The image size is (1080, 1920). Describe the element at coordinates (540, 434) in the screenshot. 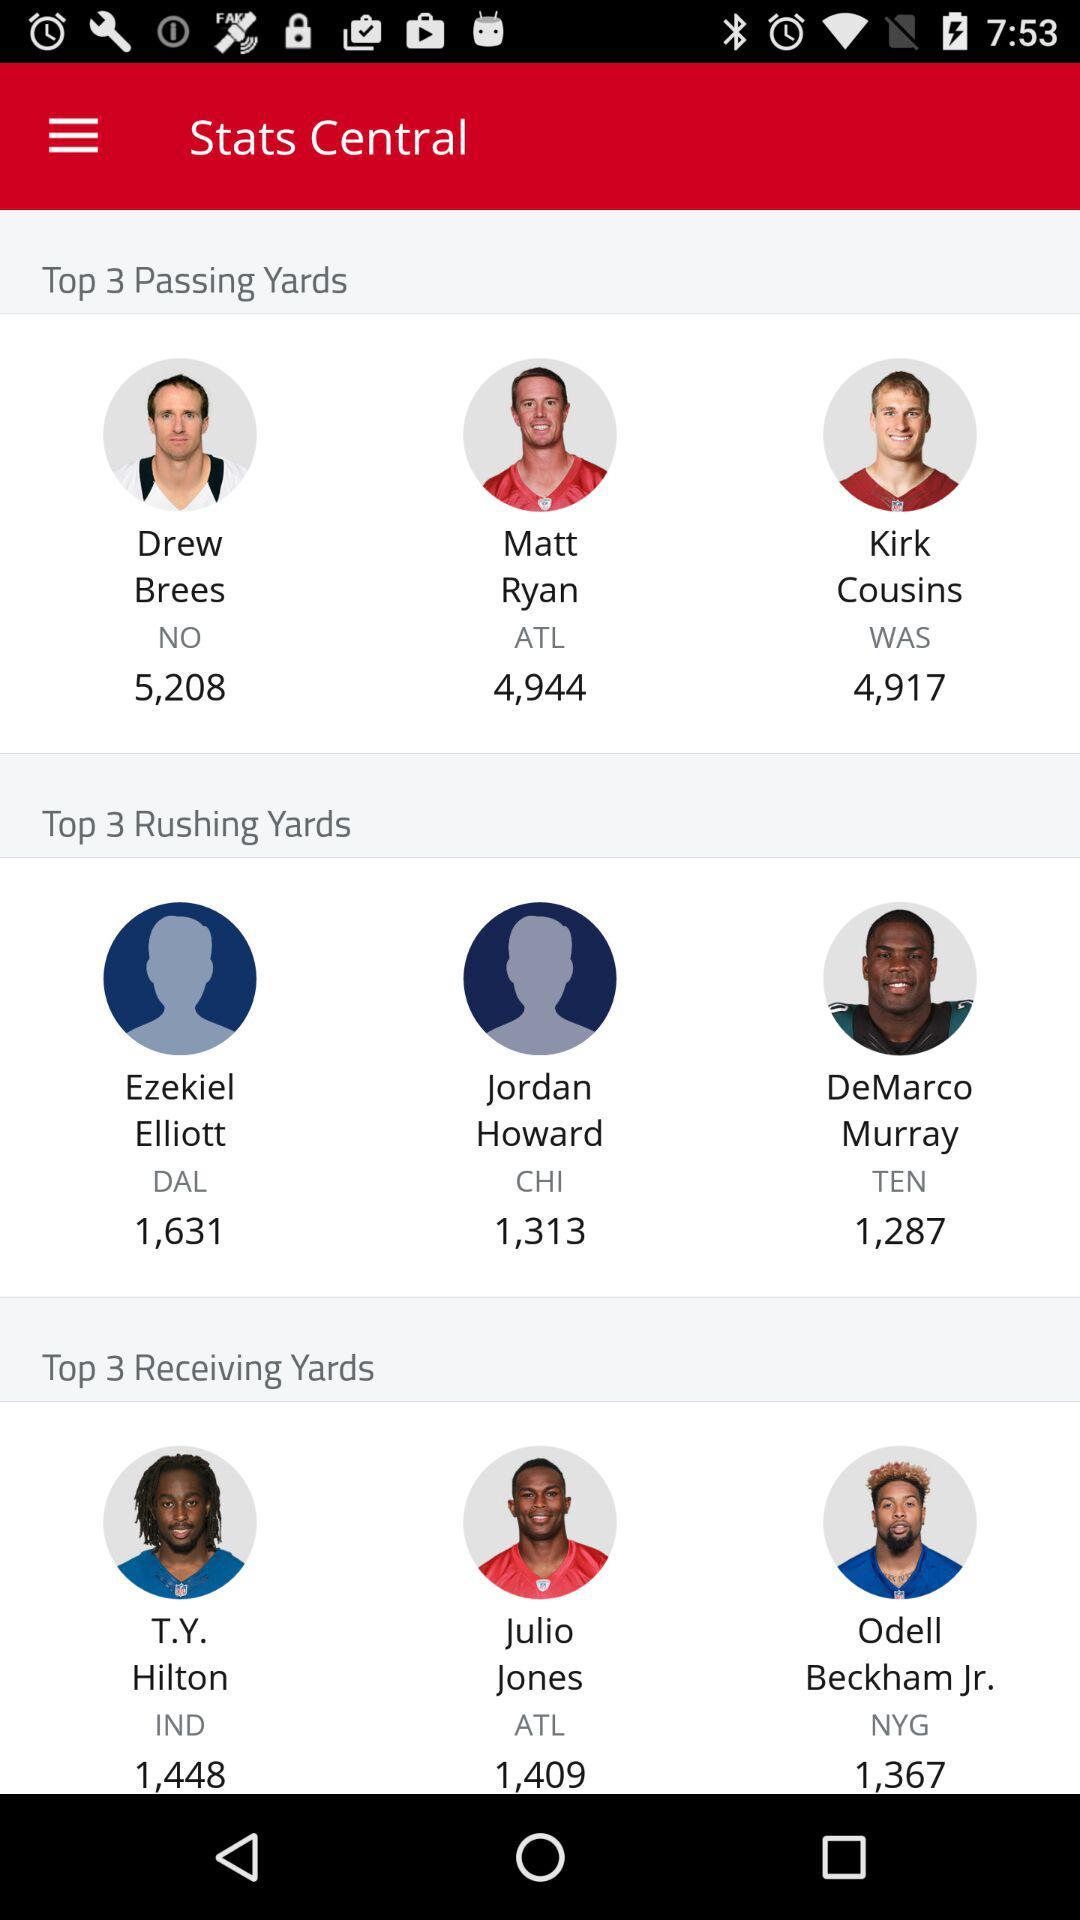

I see `see matt ryan stats` at that location.